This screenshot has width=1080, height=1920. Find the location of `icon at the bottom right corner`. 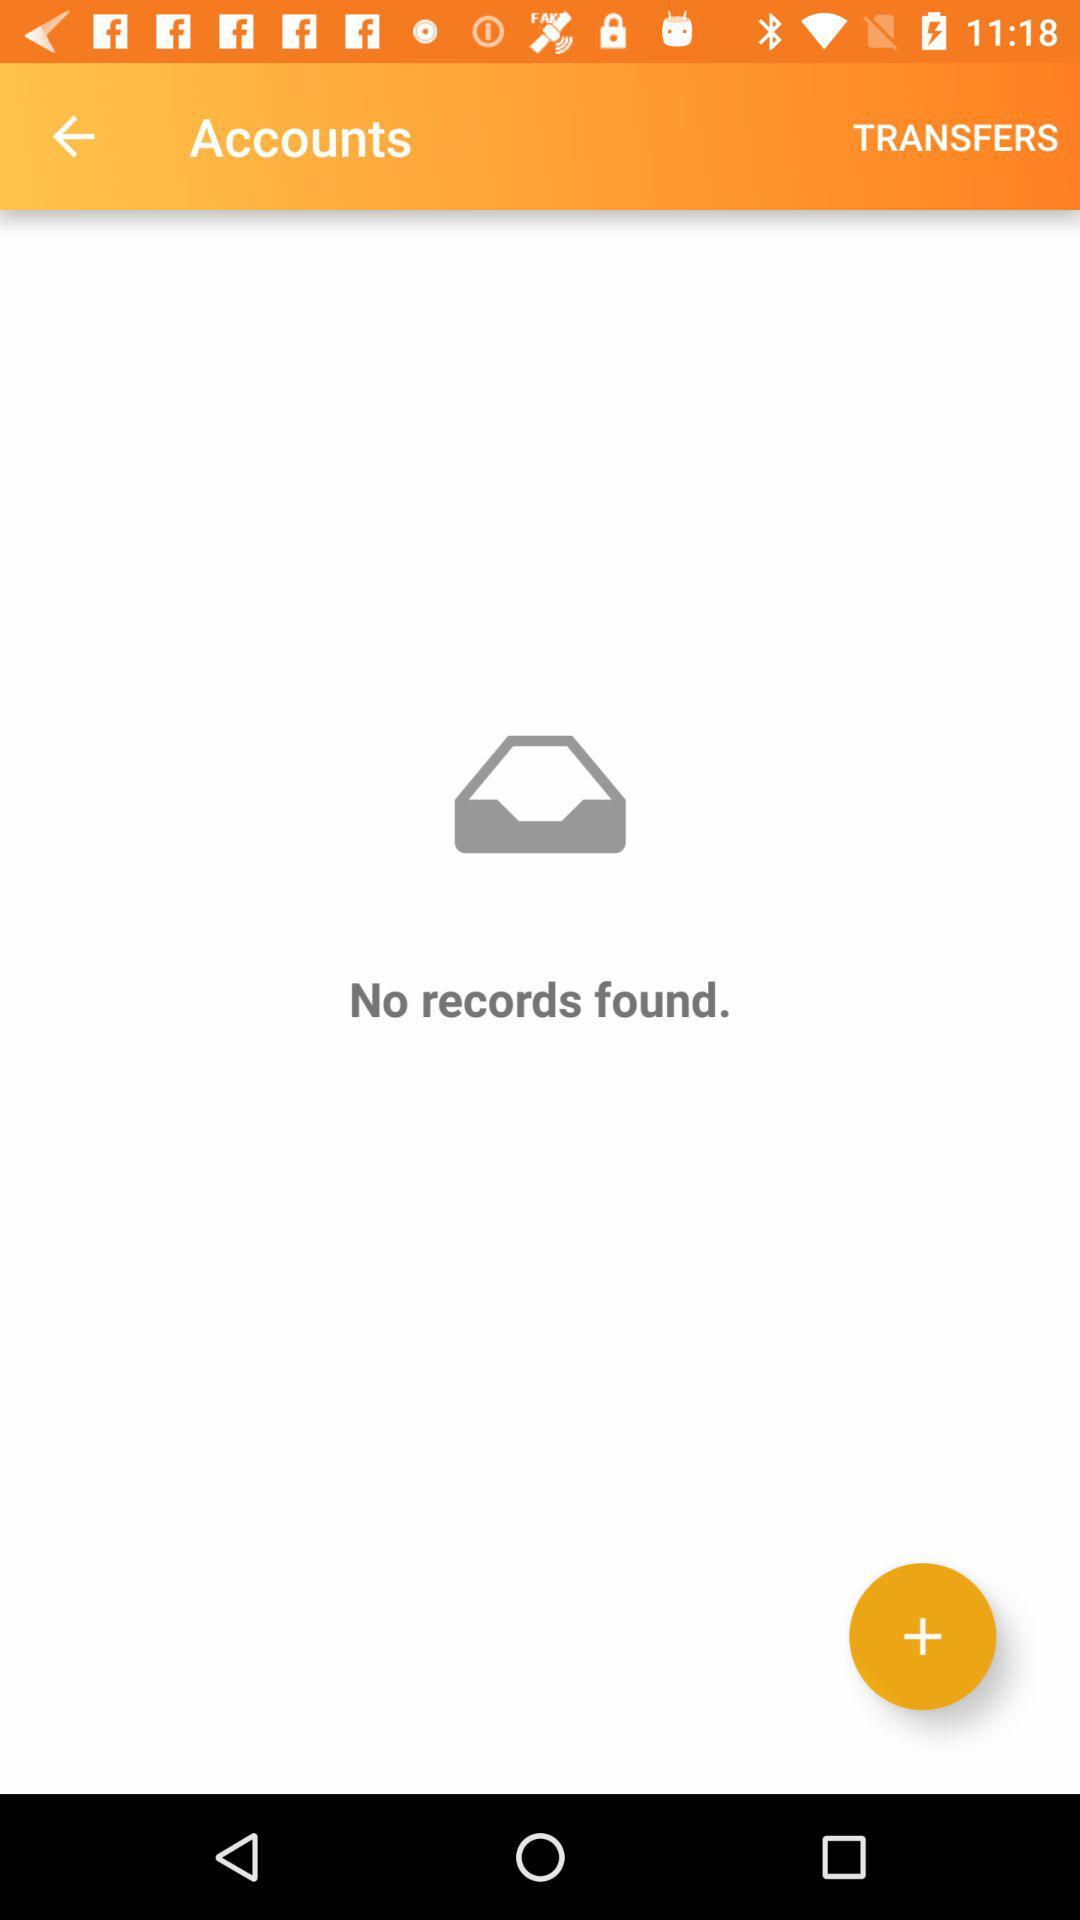

icon at the bottom right corner is located at coordinates (922, 1636).